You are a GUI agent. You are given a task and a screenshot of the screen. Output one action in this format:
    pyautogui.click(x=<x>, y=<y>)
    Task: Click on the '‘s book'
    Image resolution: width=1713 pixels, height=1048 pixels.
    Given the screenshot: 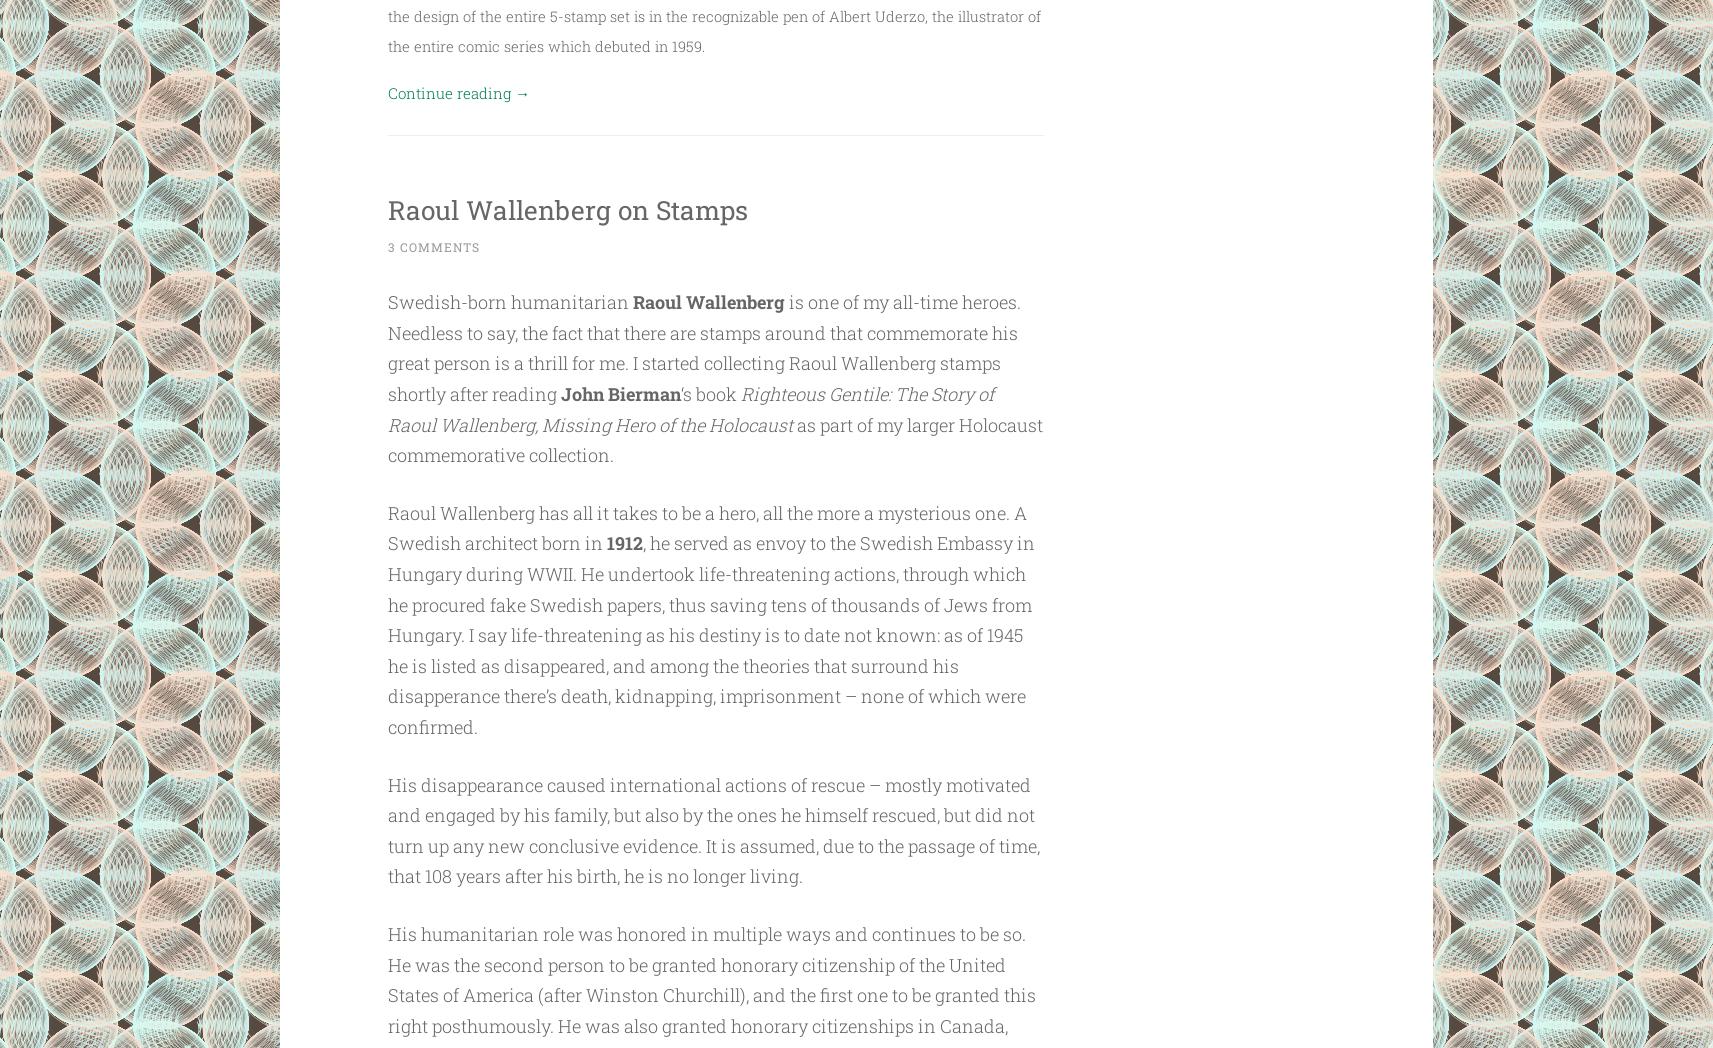 What is the action you would take?
    pyautogui.click(x=710, y=394)
    